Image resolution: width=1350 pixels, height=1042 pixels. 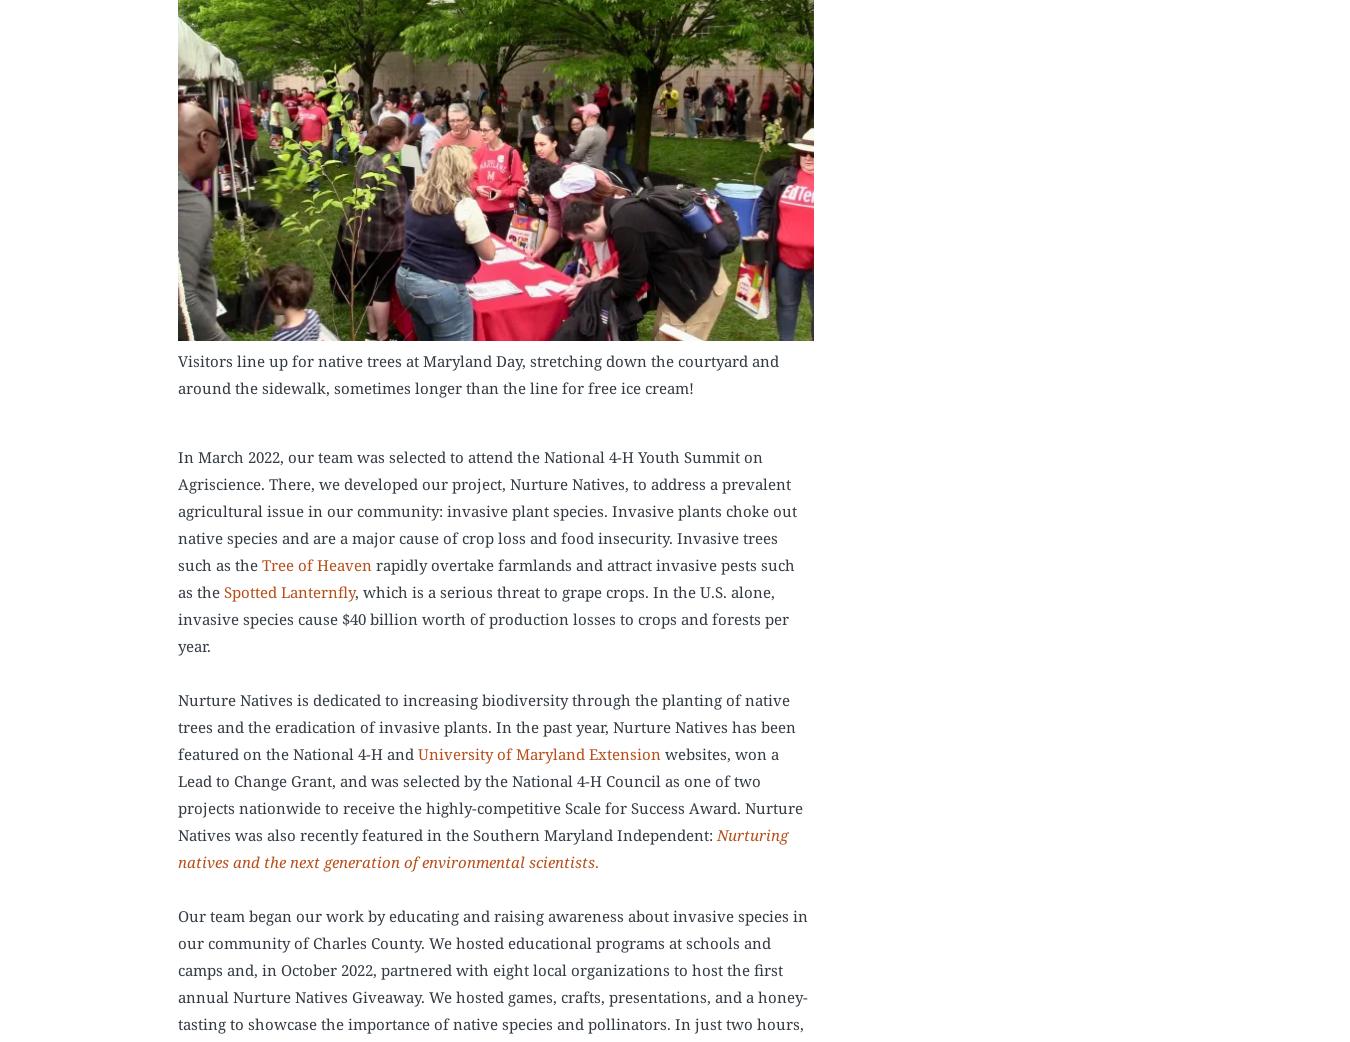 I want to click on 'Tree of Heaven', so click(x=315, y=563).